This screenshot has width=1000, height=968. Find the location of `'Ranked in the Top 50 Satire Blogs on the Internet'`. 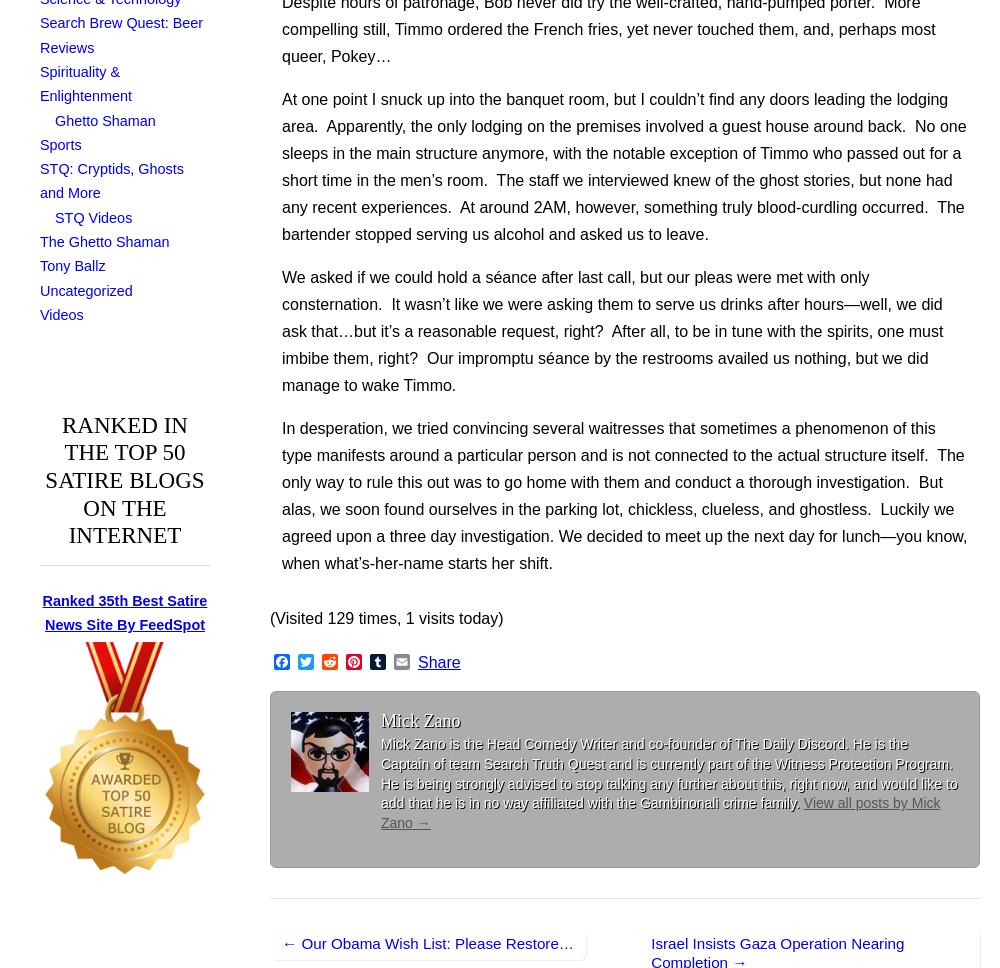

'Ranked in the Top 50 Satire Blogs on the Internet' is located at coordinates (123, 478).